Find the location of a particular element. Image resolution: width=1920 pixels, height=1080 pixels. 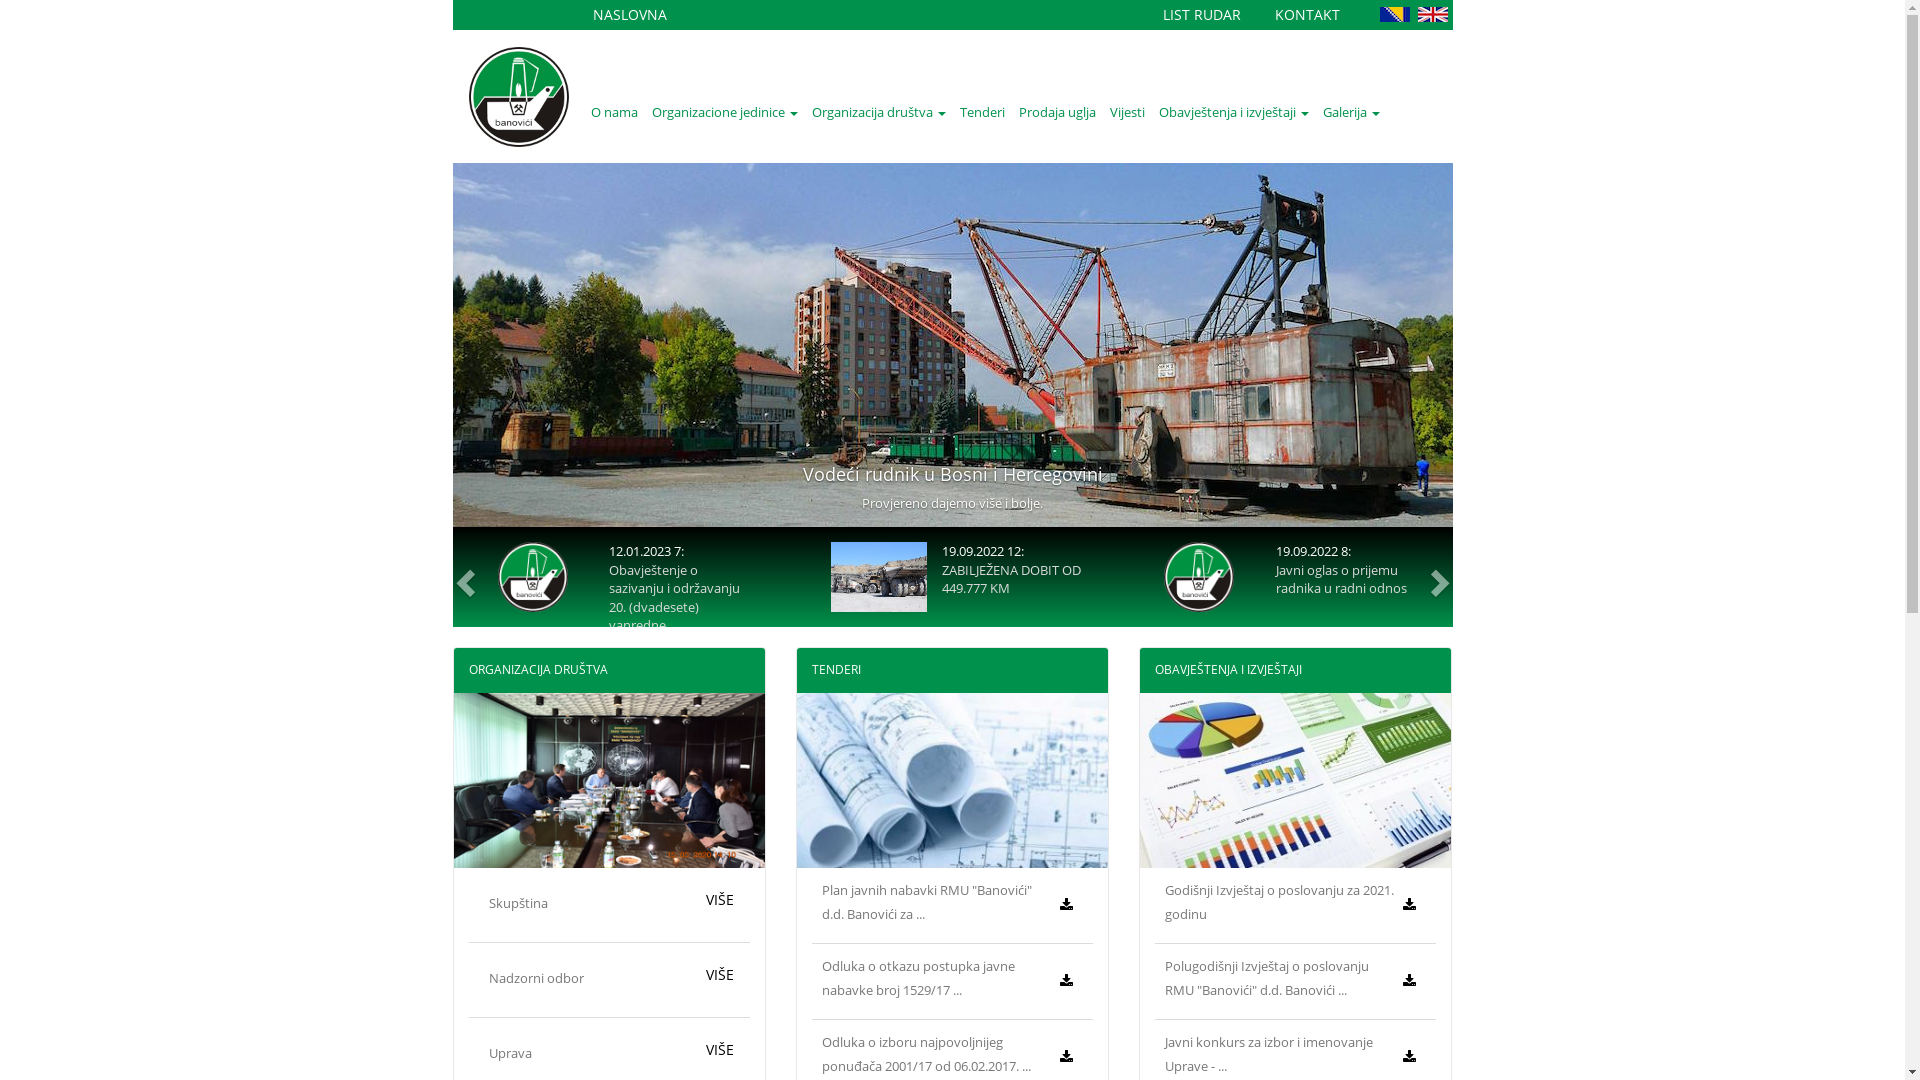

'KONTAKT' is located at coordinates (1306, 14).